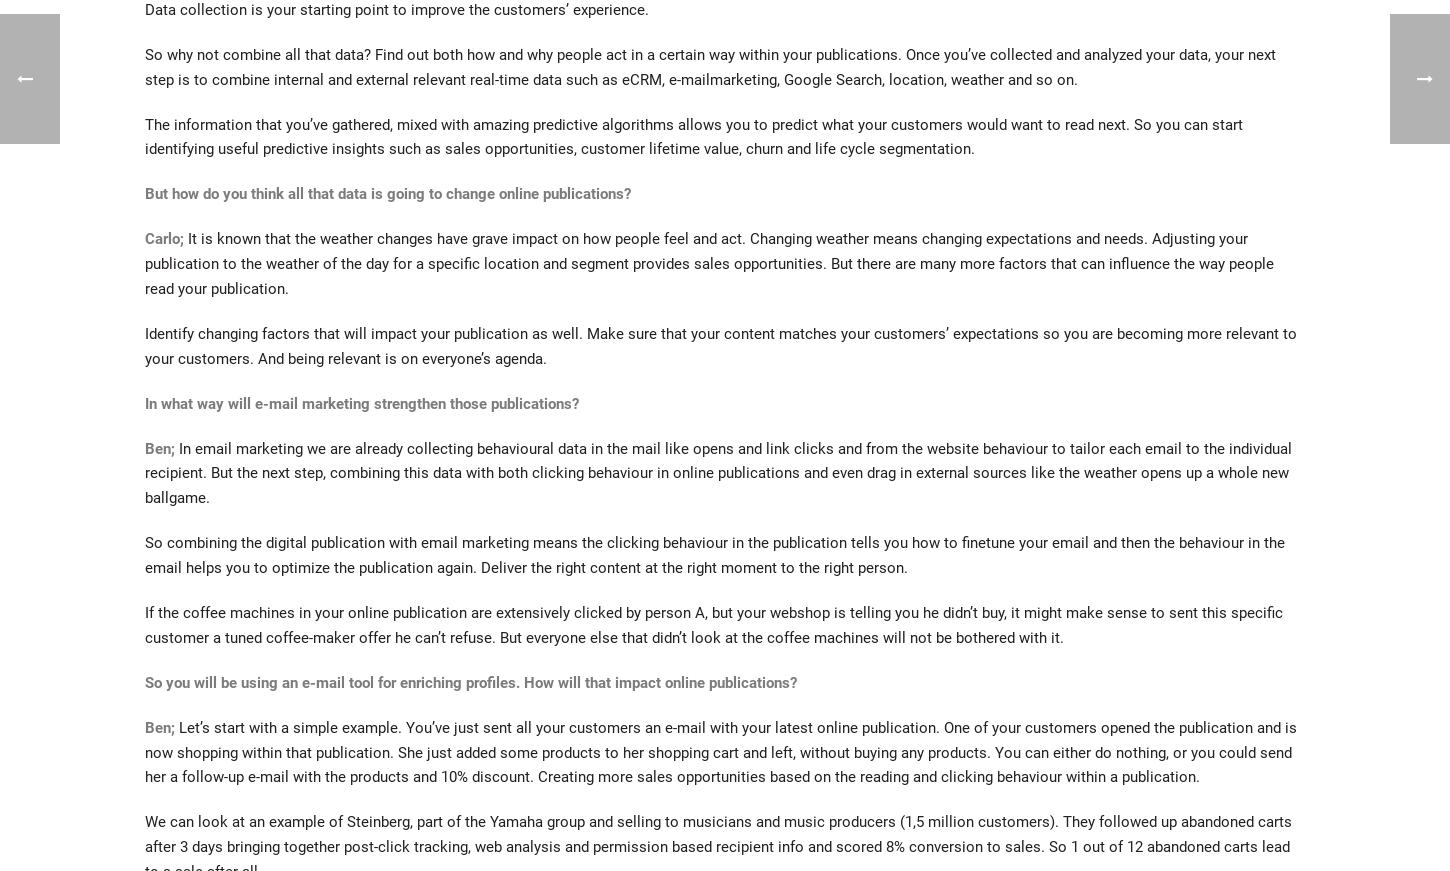  I want to click on 'Let’s start with a simple example. You’ve just sent all your customers an e-mail with your latest online publication. One of your customers opened the publication and is now shopping within that publication. She just added some products to her shopping cart and left, without buying any products. You can either do nothing, or you could send her a follow-up e-mail with the products and 10% discount. Creating more sales opportunities based on the reading and clicking behaviour within a publication.', so click(719, 752).